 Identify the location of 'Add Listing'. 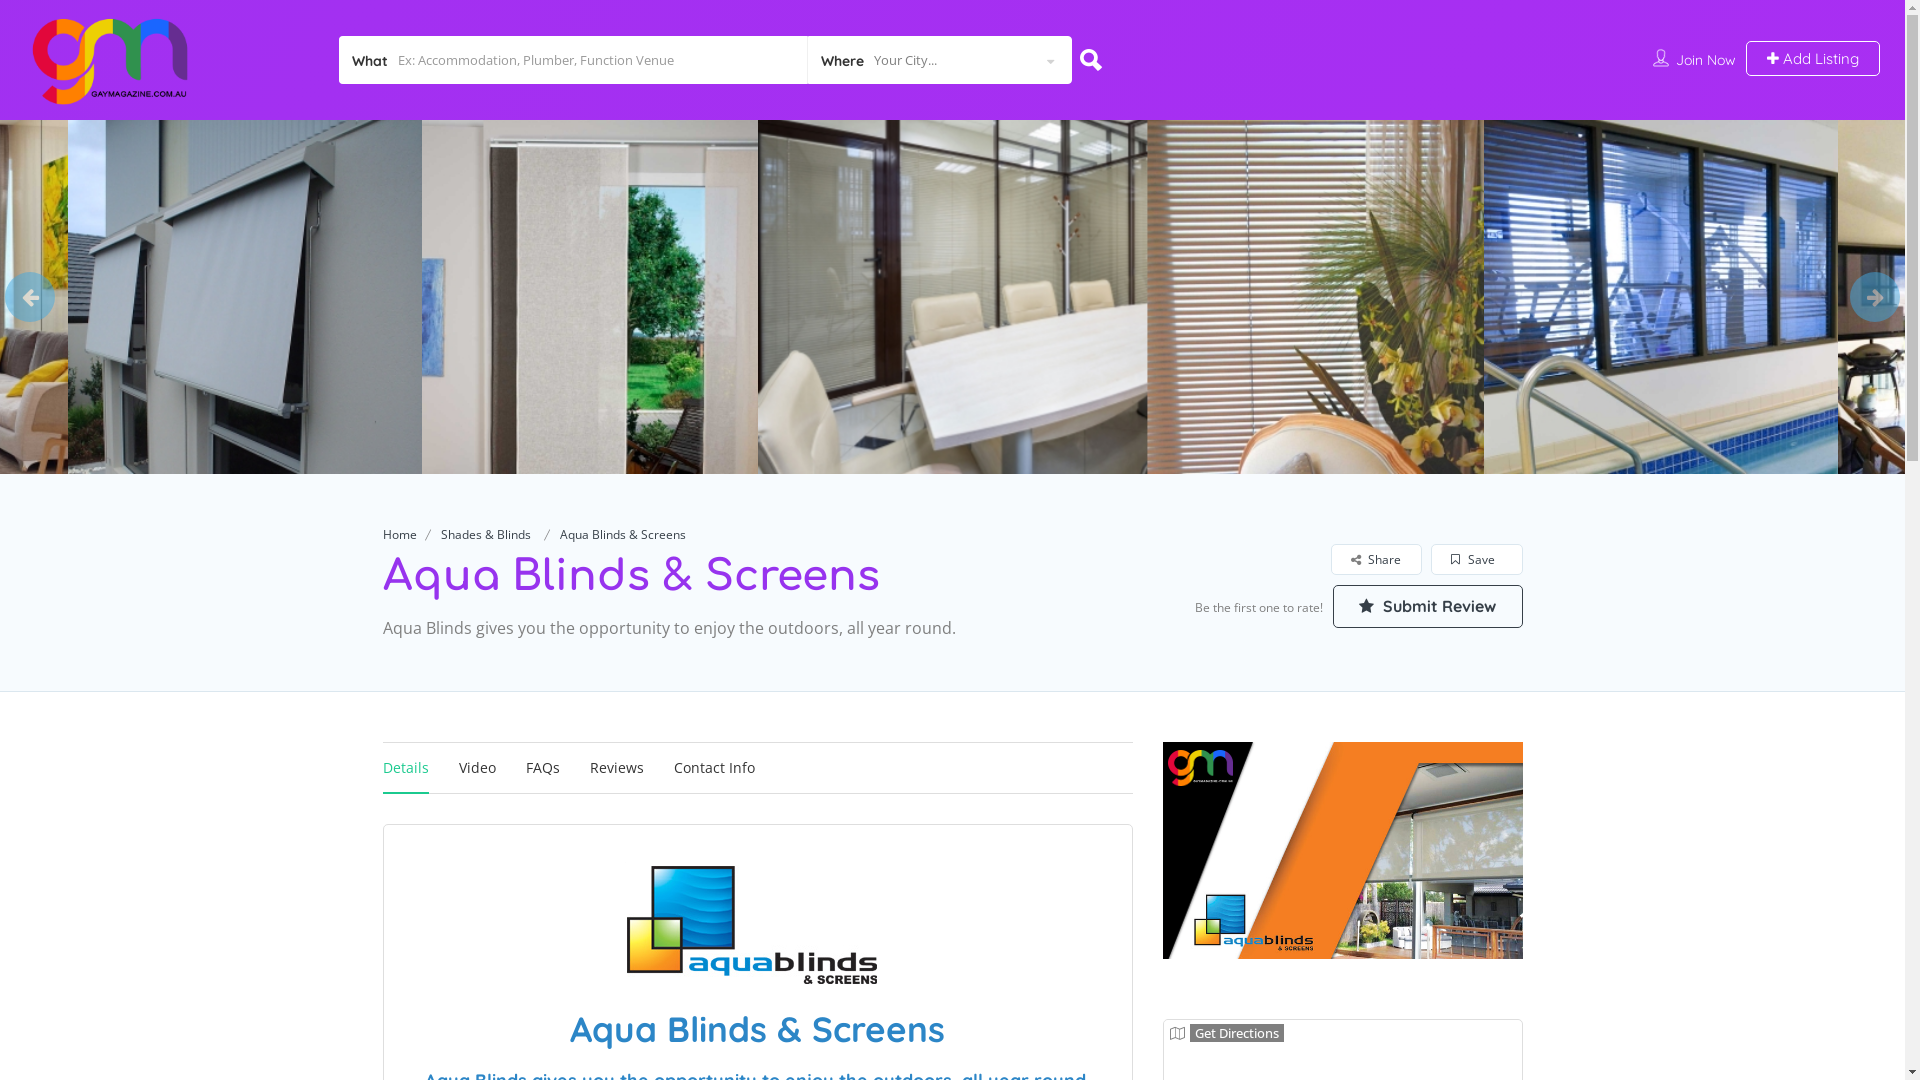
(1813, 57).